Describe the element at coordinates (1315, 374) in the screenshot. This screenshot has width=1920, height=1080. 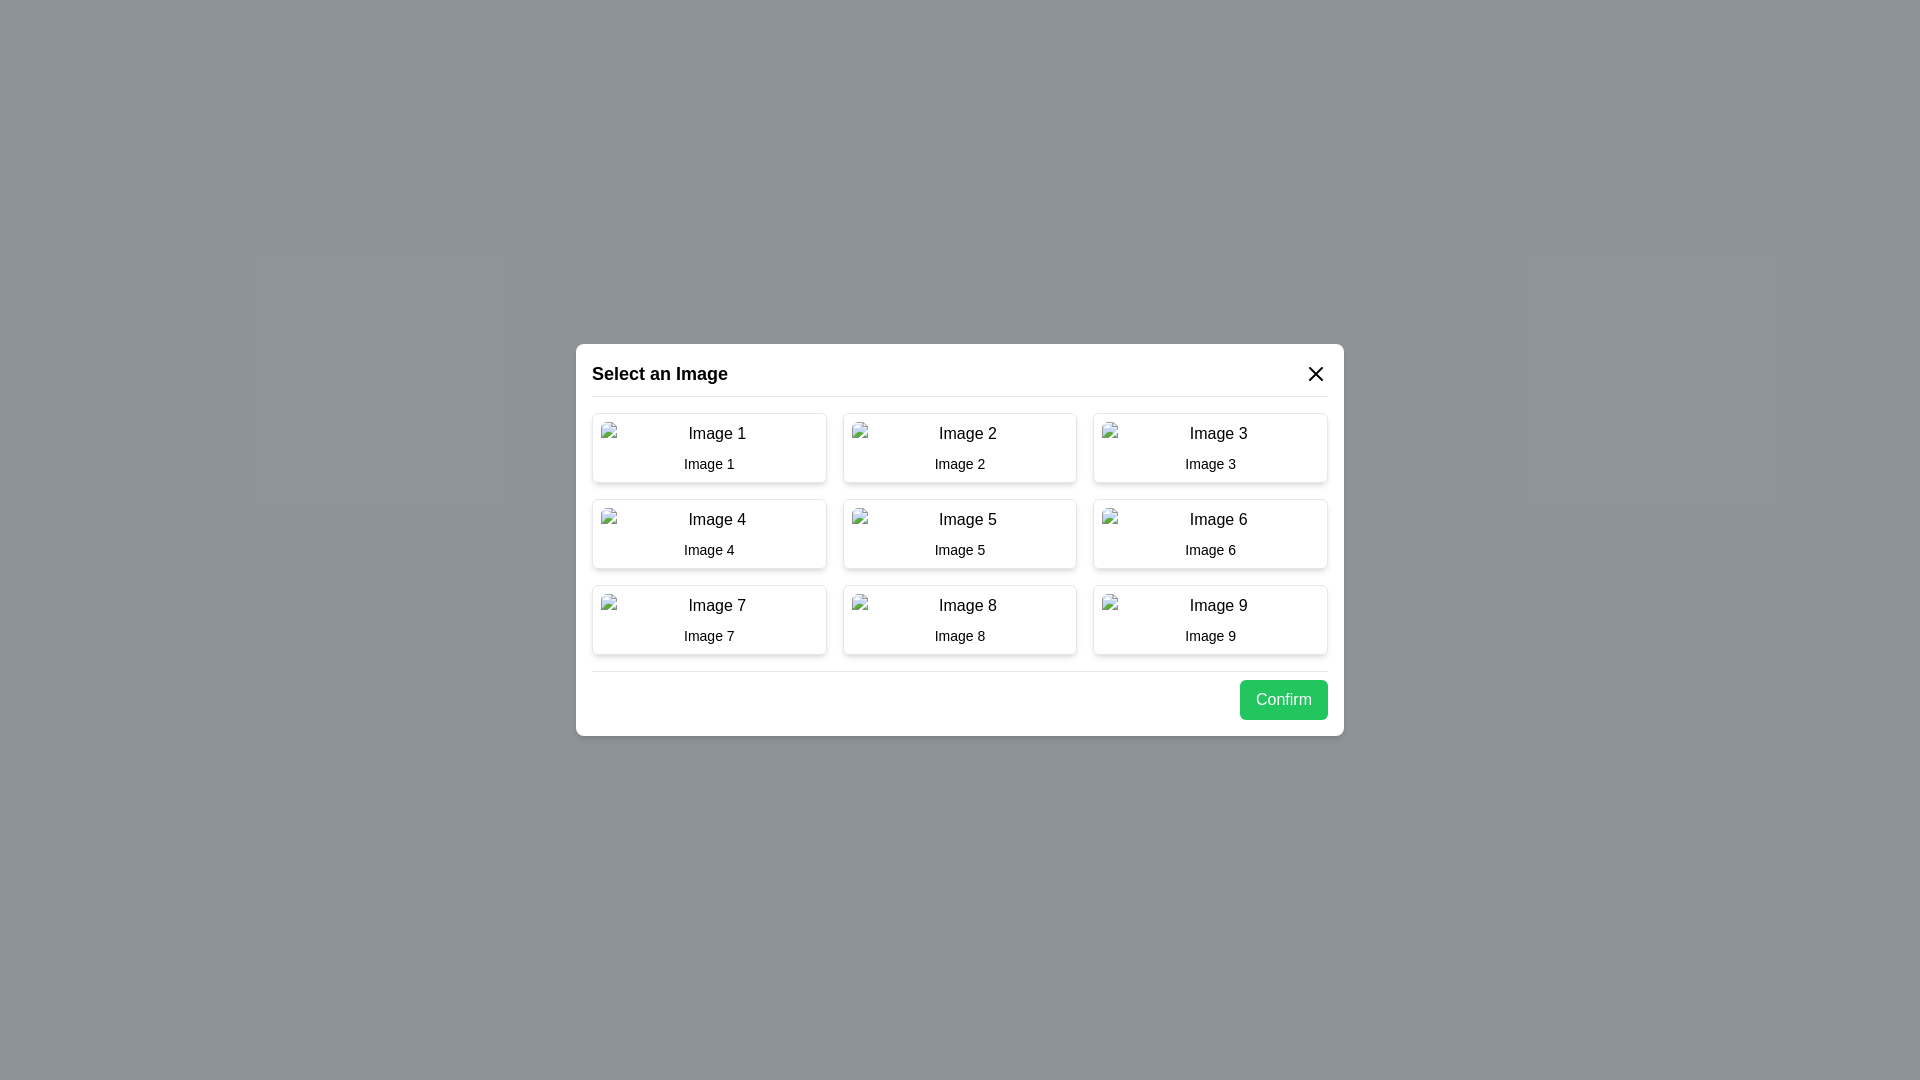
I see `the close button in the top-right corner of the dialog` at that location.